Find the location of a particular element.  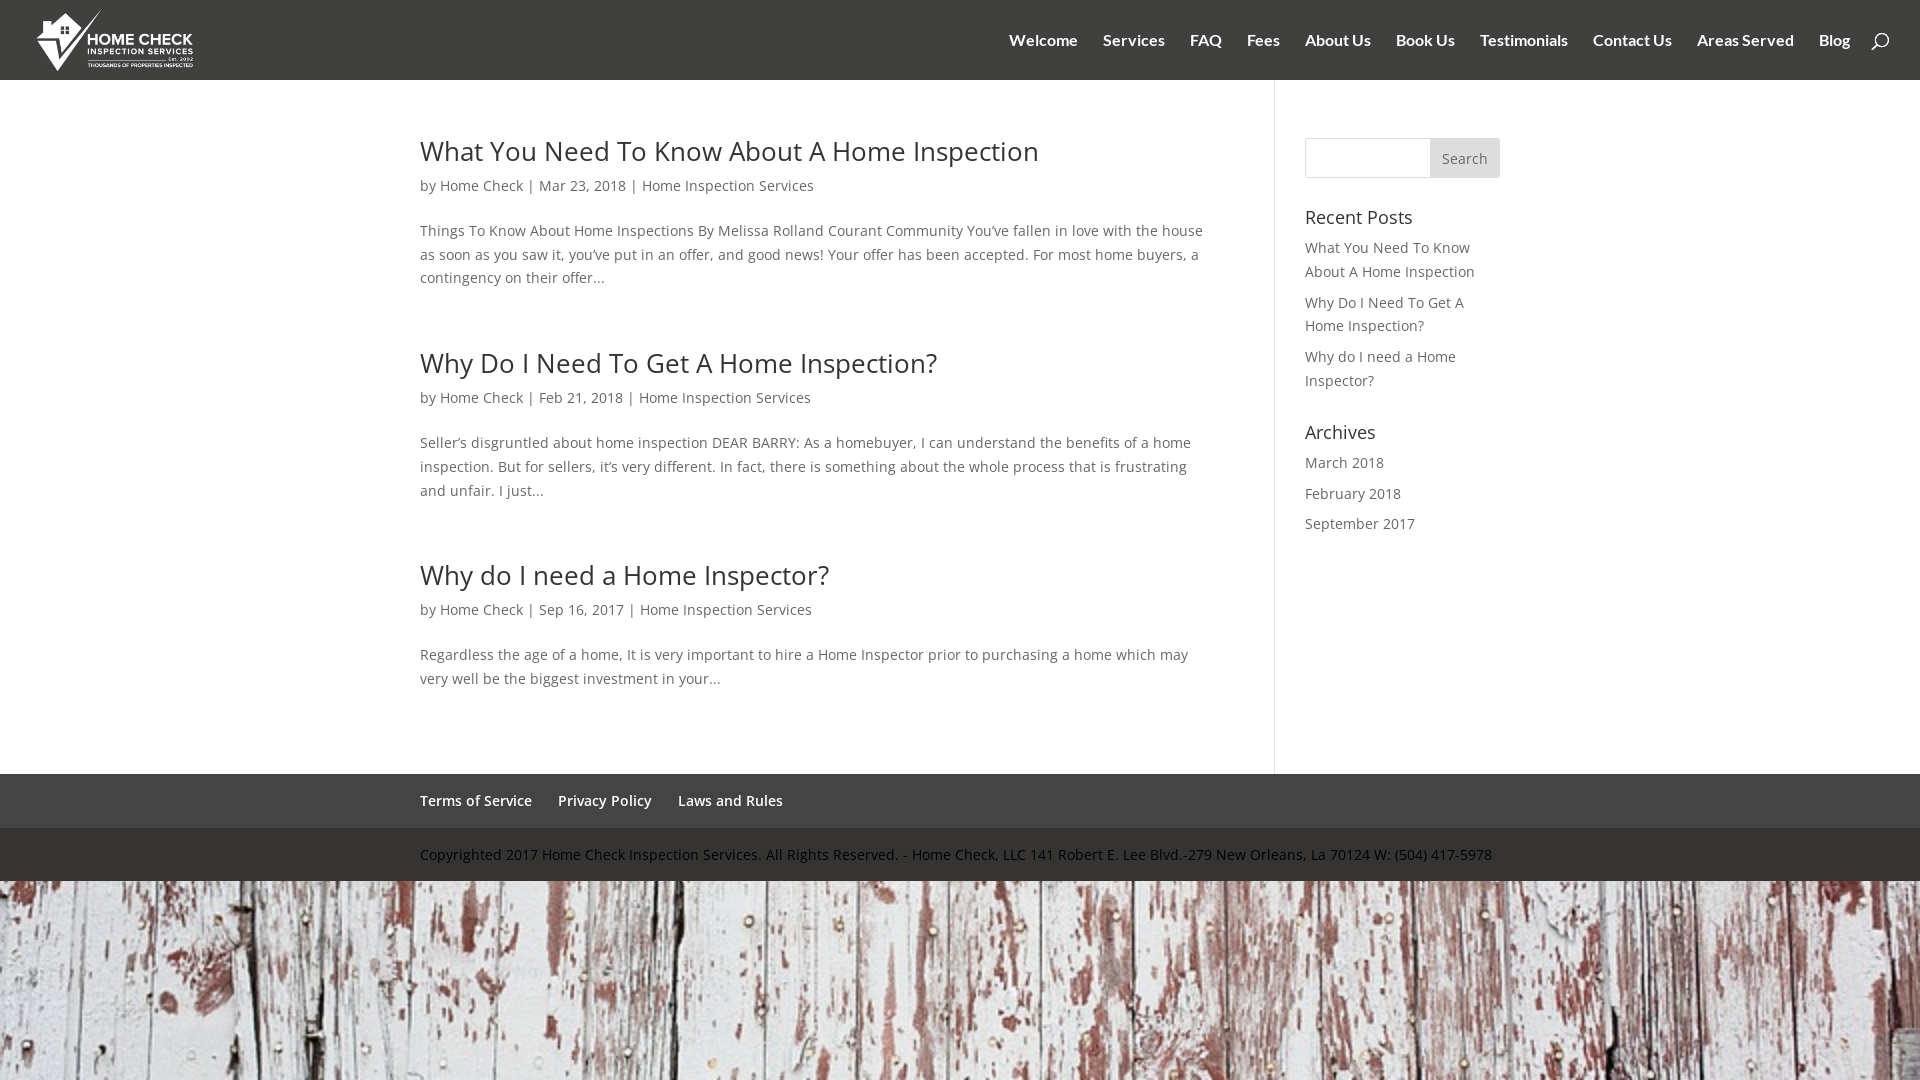

'Privacy Policy' is located at coordinates (603, 799).